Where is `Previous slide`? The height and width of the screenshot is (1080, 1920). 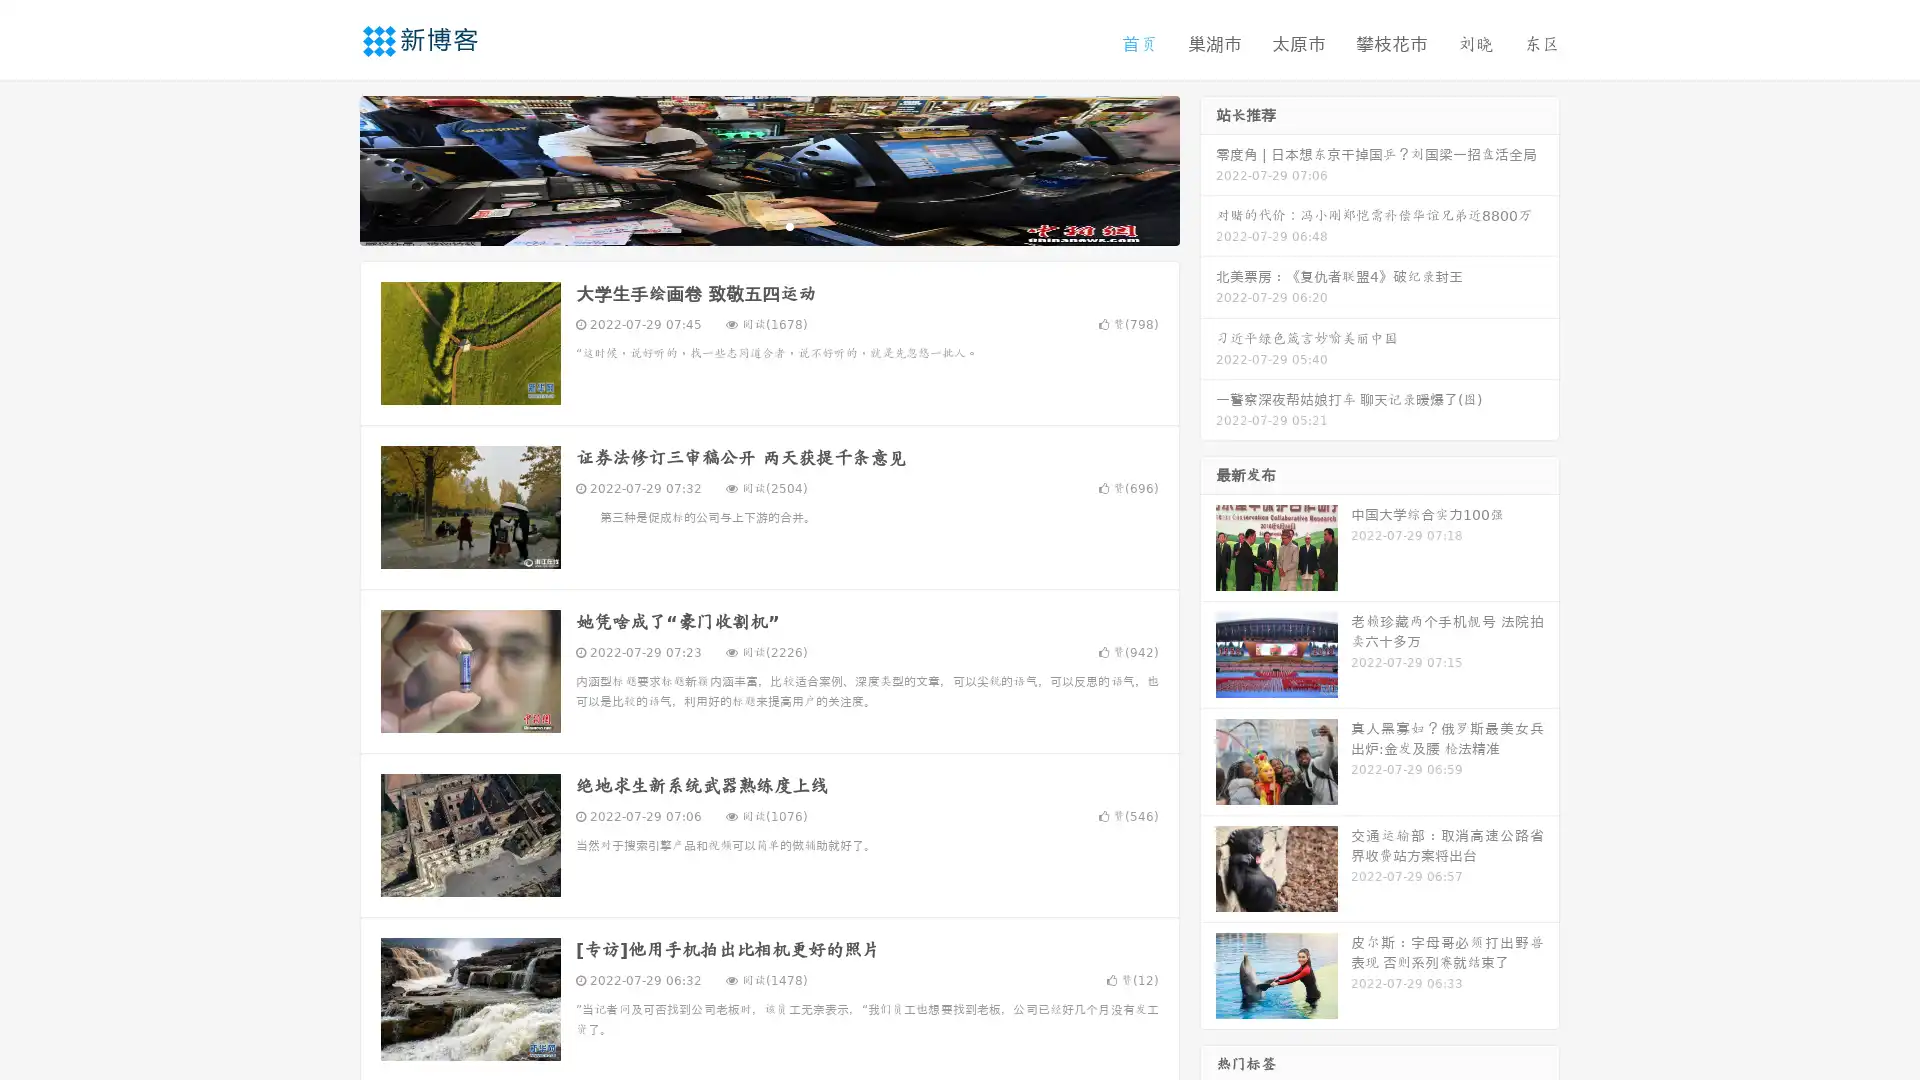 Previous slide is located at coordinates (330, 168).